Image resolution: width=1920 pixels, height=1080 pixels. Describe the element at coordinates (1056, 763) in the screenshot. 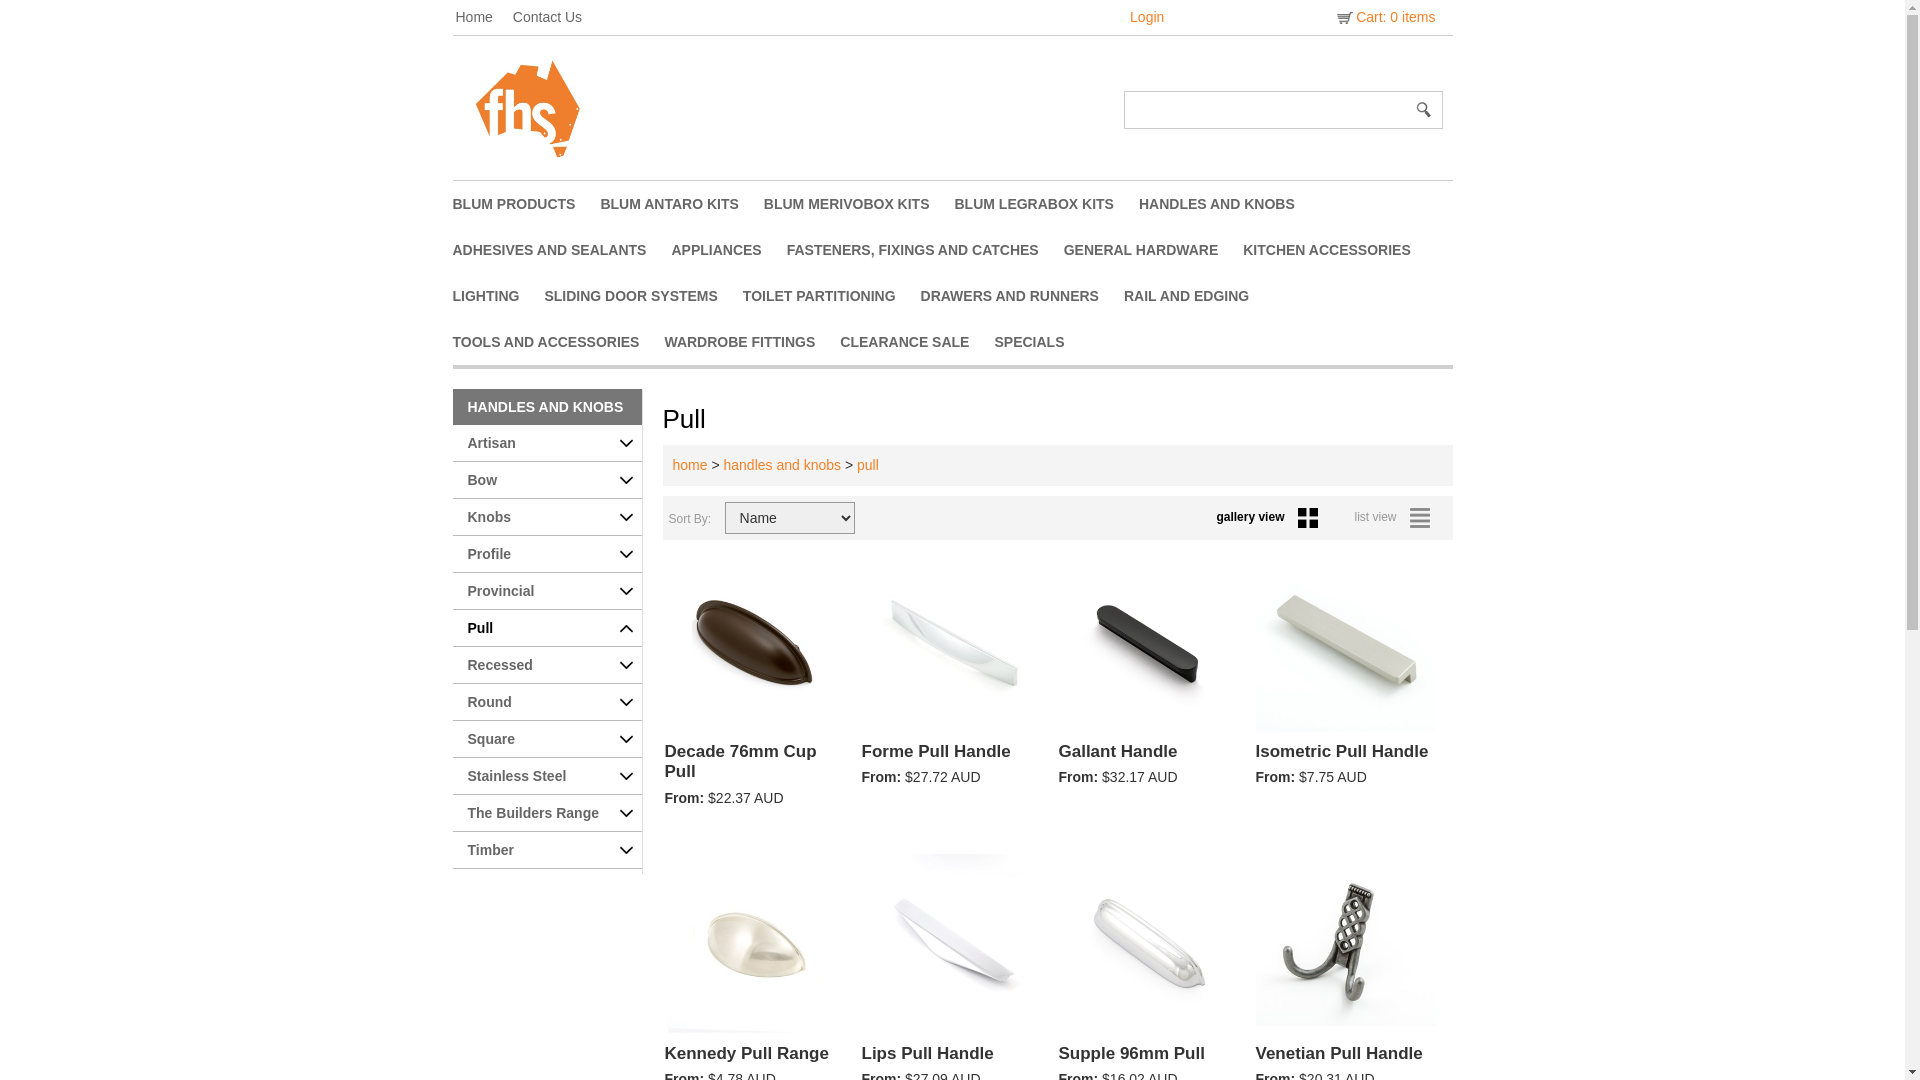

I see `'Gallant Handle'` at that location.